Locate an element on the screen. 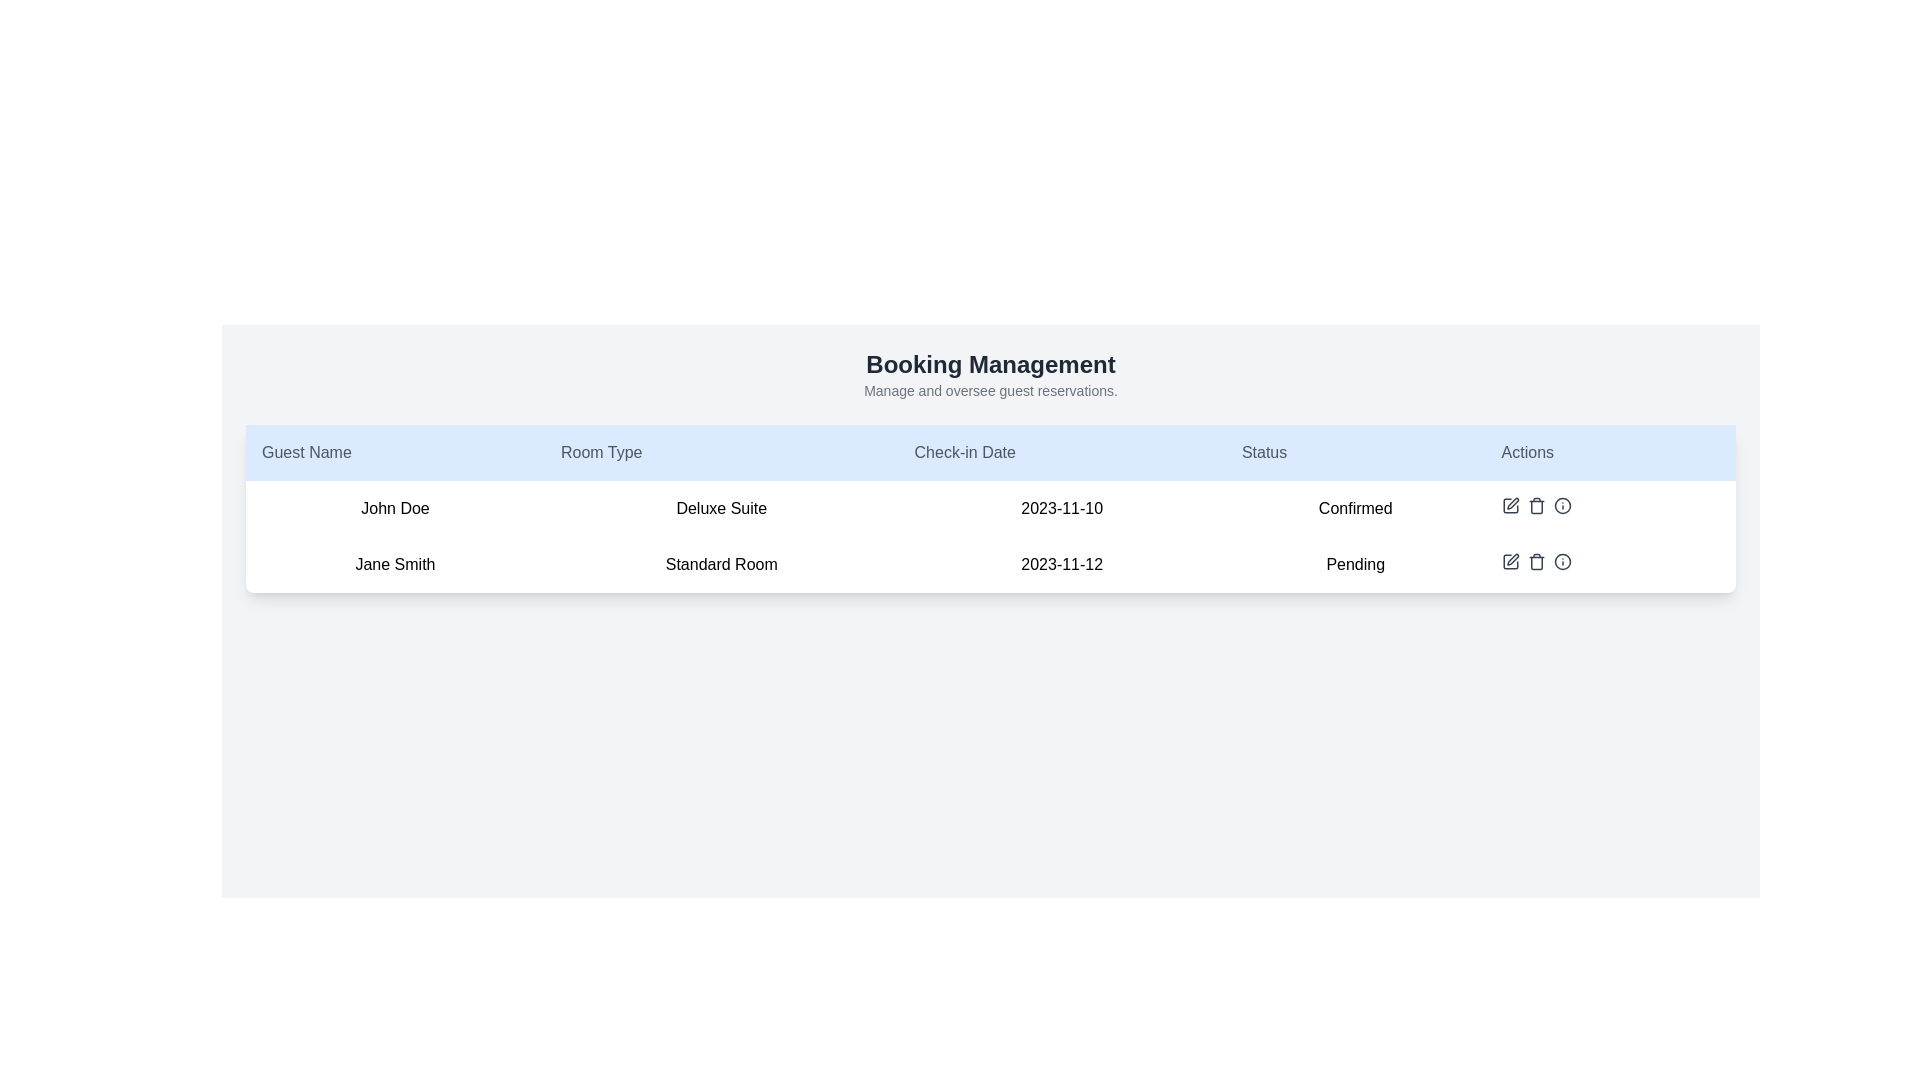 Image resolution: width=1920 pixels, height=1080 pixels. the static text display that shows the check-in date for the booking entry of 'John Doe' in the 'Deluxe Suite', located between the 'Room Type' and 'Status' columns in the first row of the table is located at coordinates (1061, 508).